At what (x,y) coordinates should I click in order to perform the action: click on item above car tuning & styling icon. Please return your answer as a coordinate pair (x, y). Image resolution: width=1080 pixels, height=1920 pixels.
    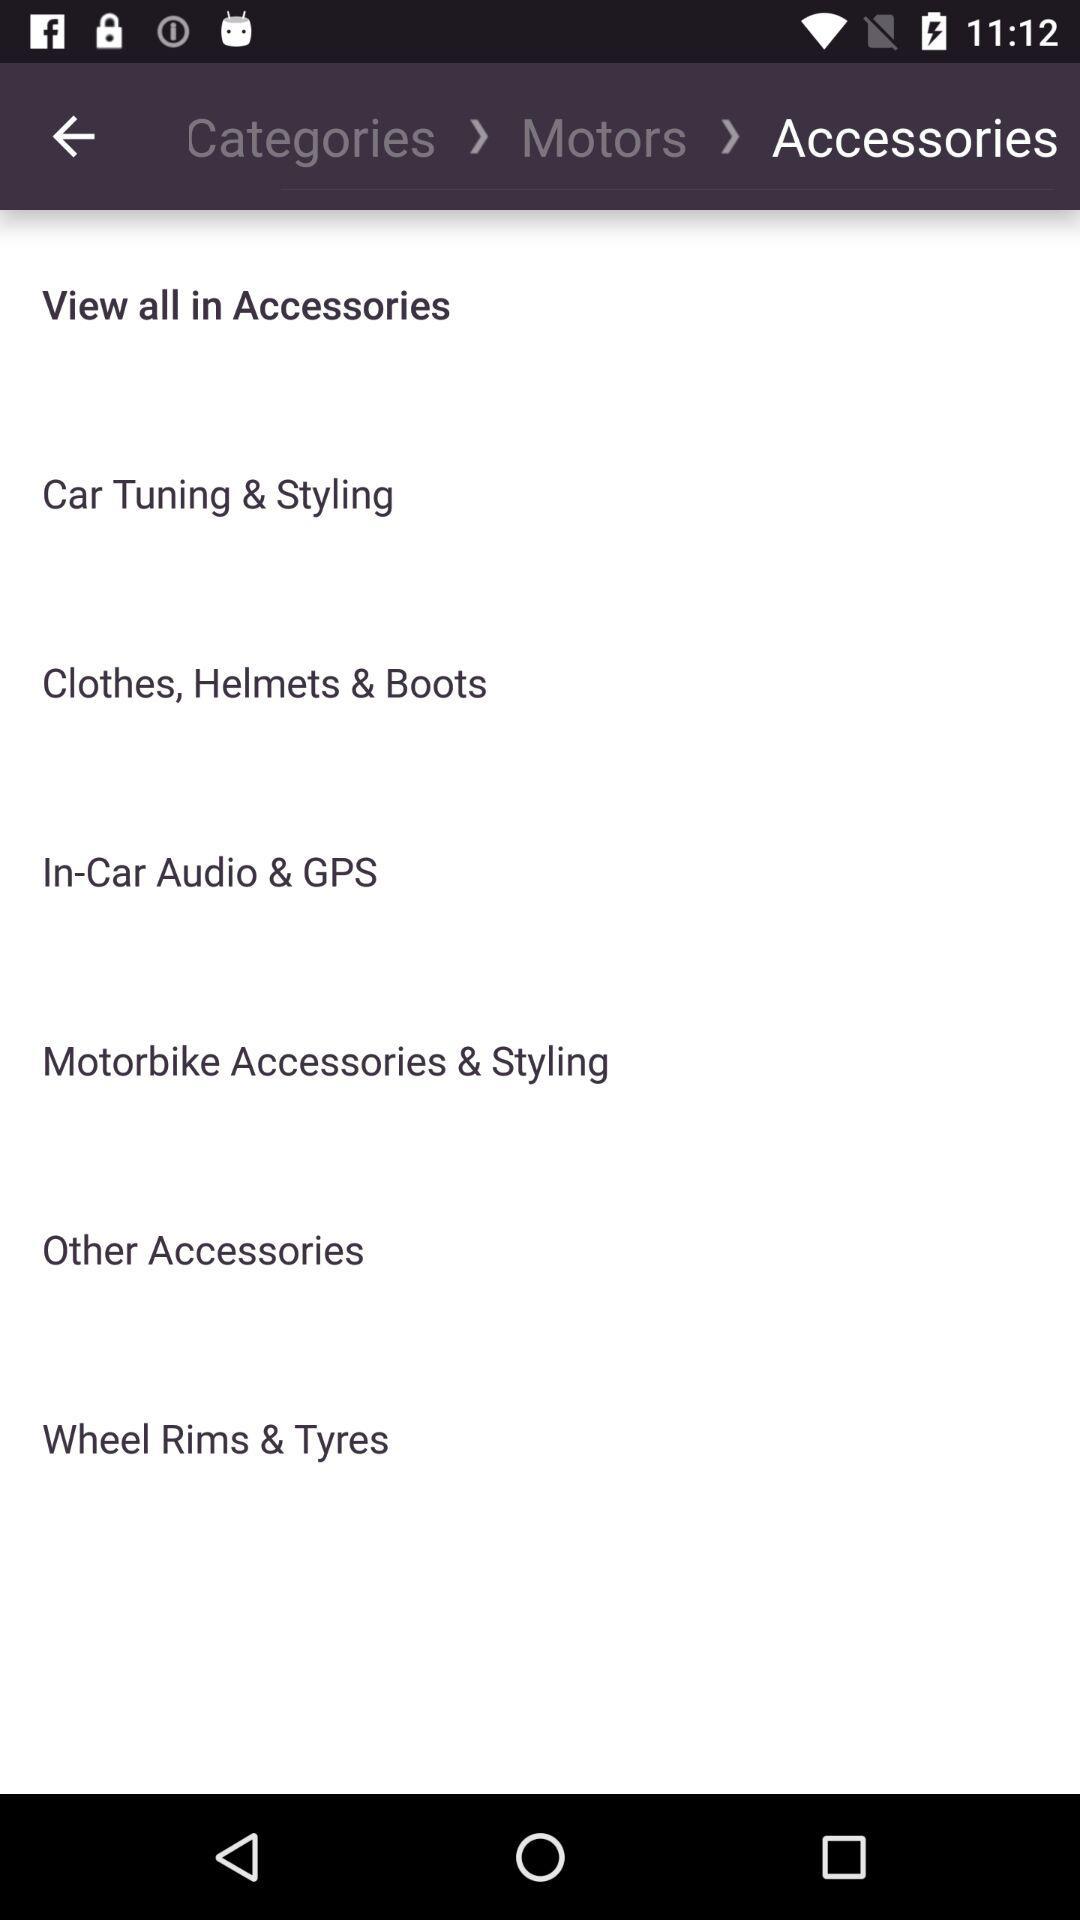
    Looking at the image, I should click on (245, 303).